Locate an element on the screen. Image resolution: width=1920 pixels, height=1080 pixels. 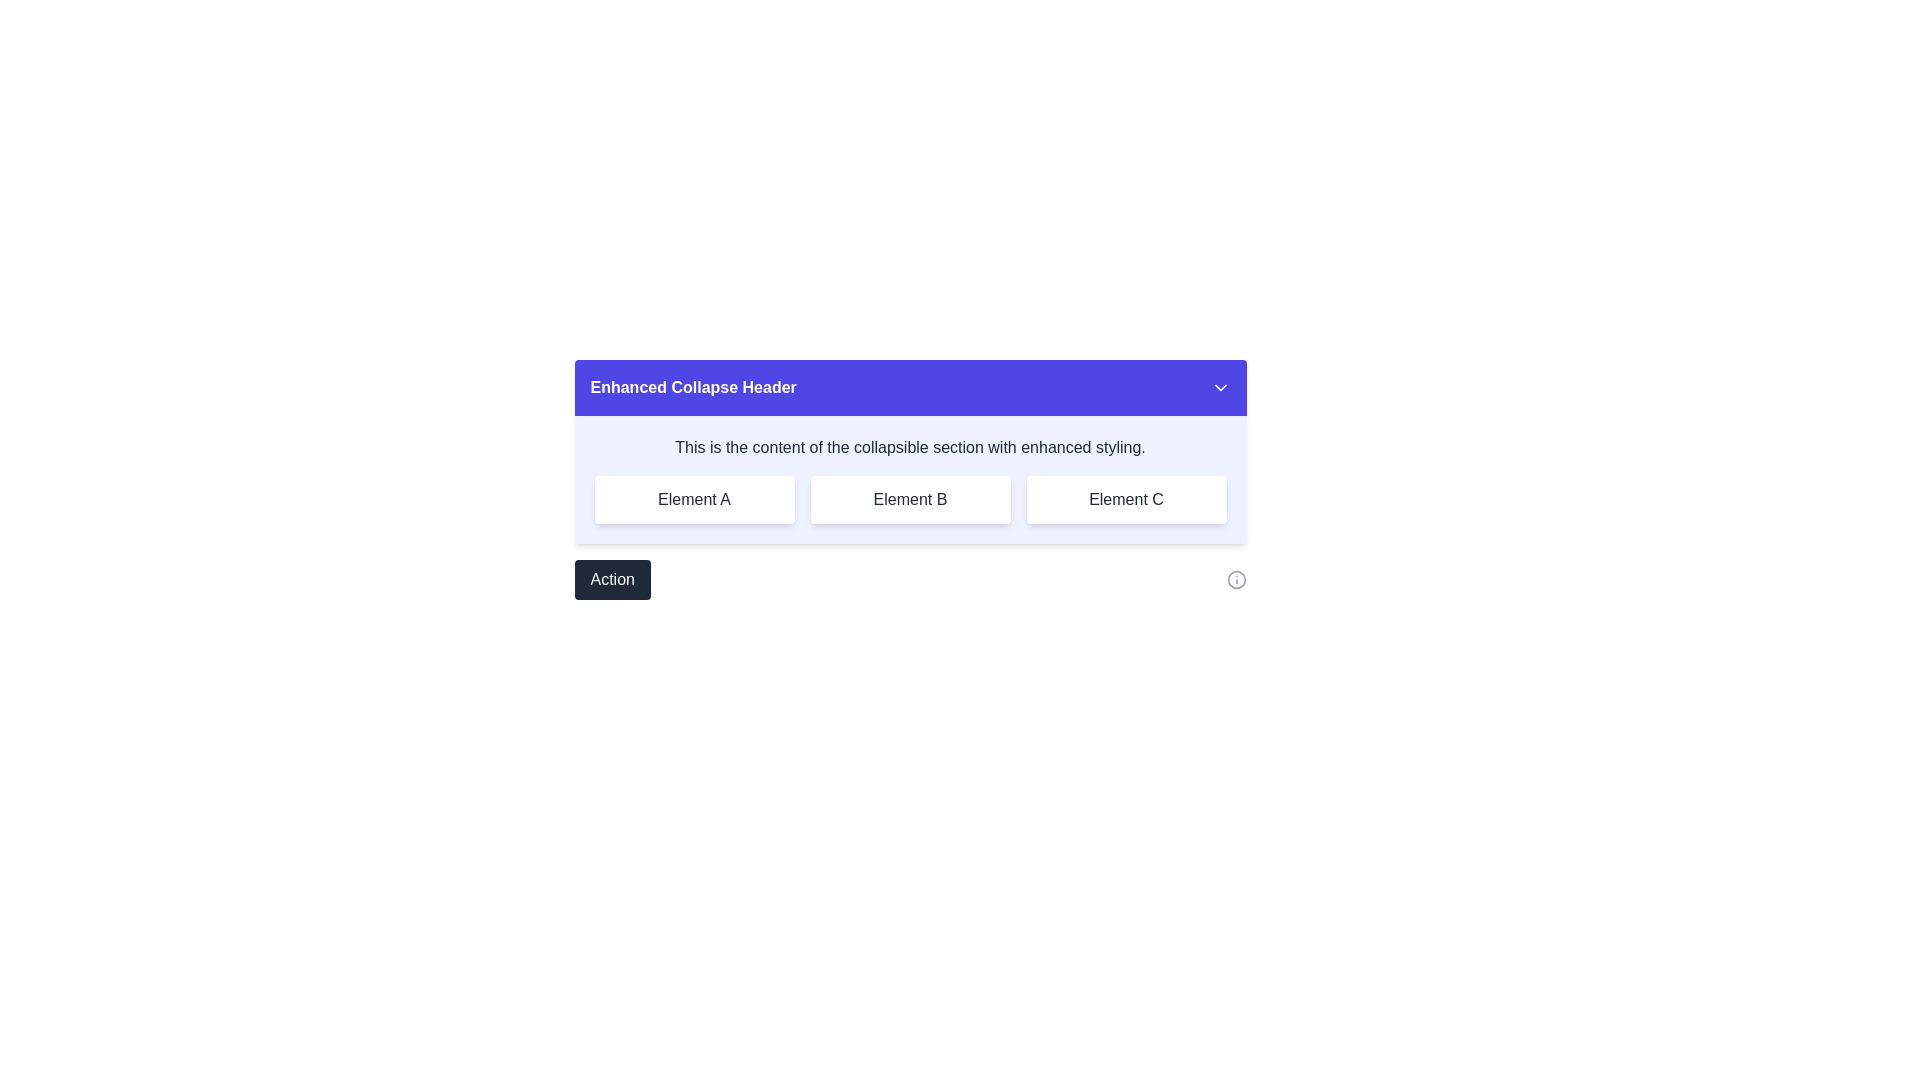
the downward-facing chevron icon located at the far right of the 'Enhanced Collapse Header' section, which has a bold purple background is located at coordinates (1219, 388).